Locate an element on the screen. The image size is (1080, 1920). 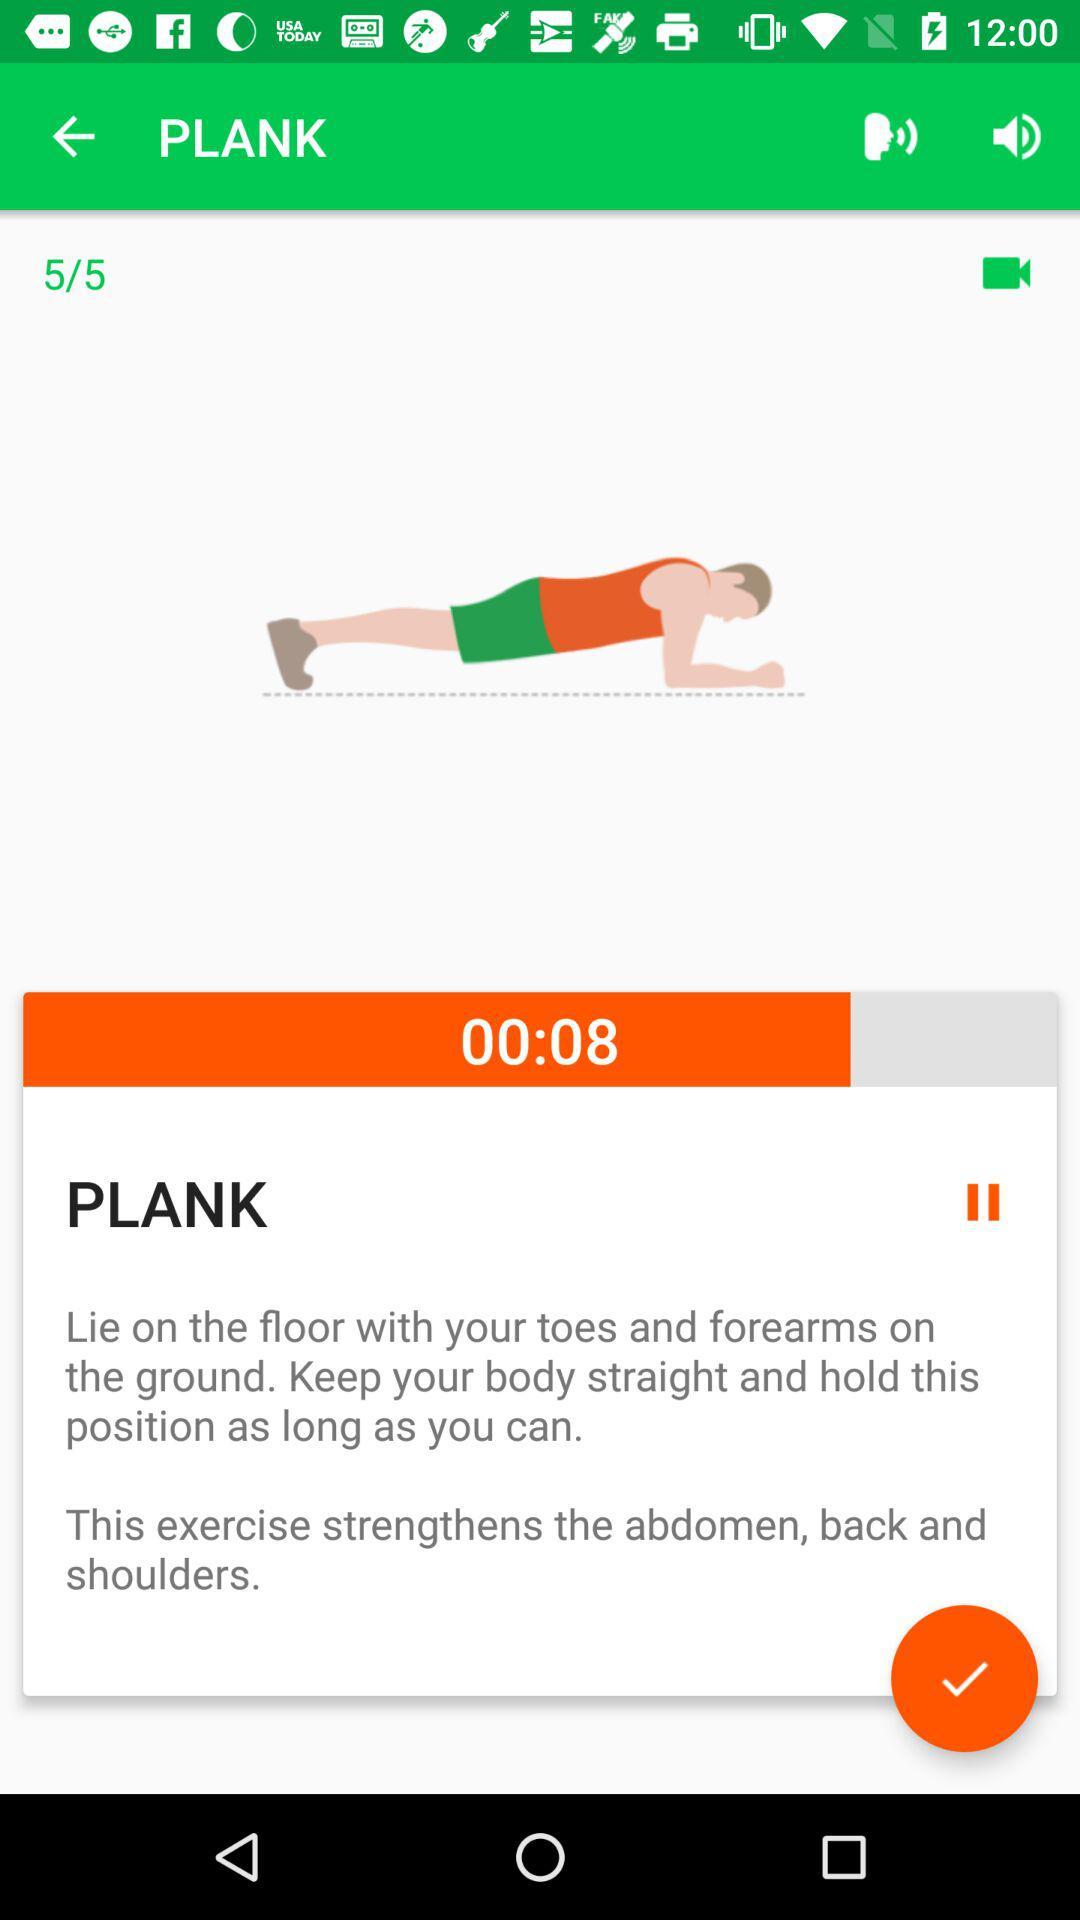
validate the exercice is located at coordinates (963, 1678).